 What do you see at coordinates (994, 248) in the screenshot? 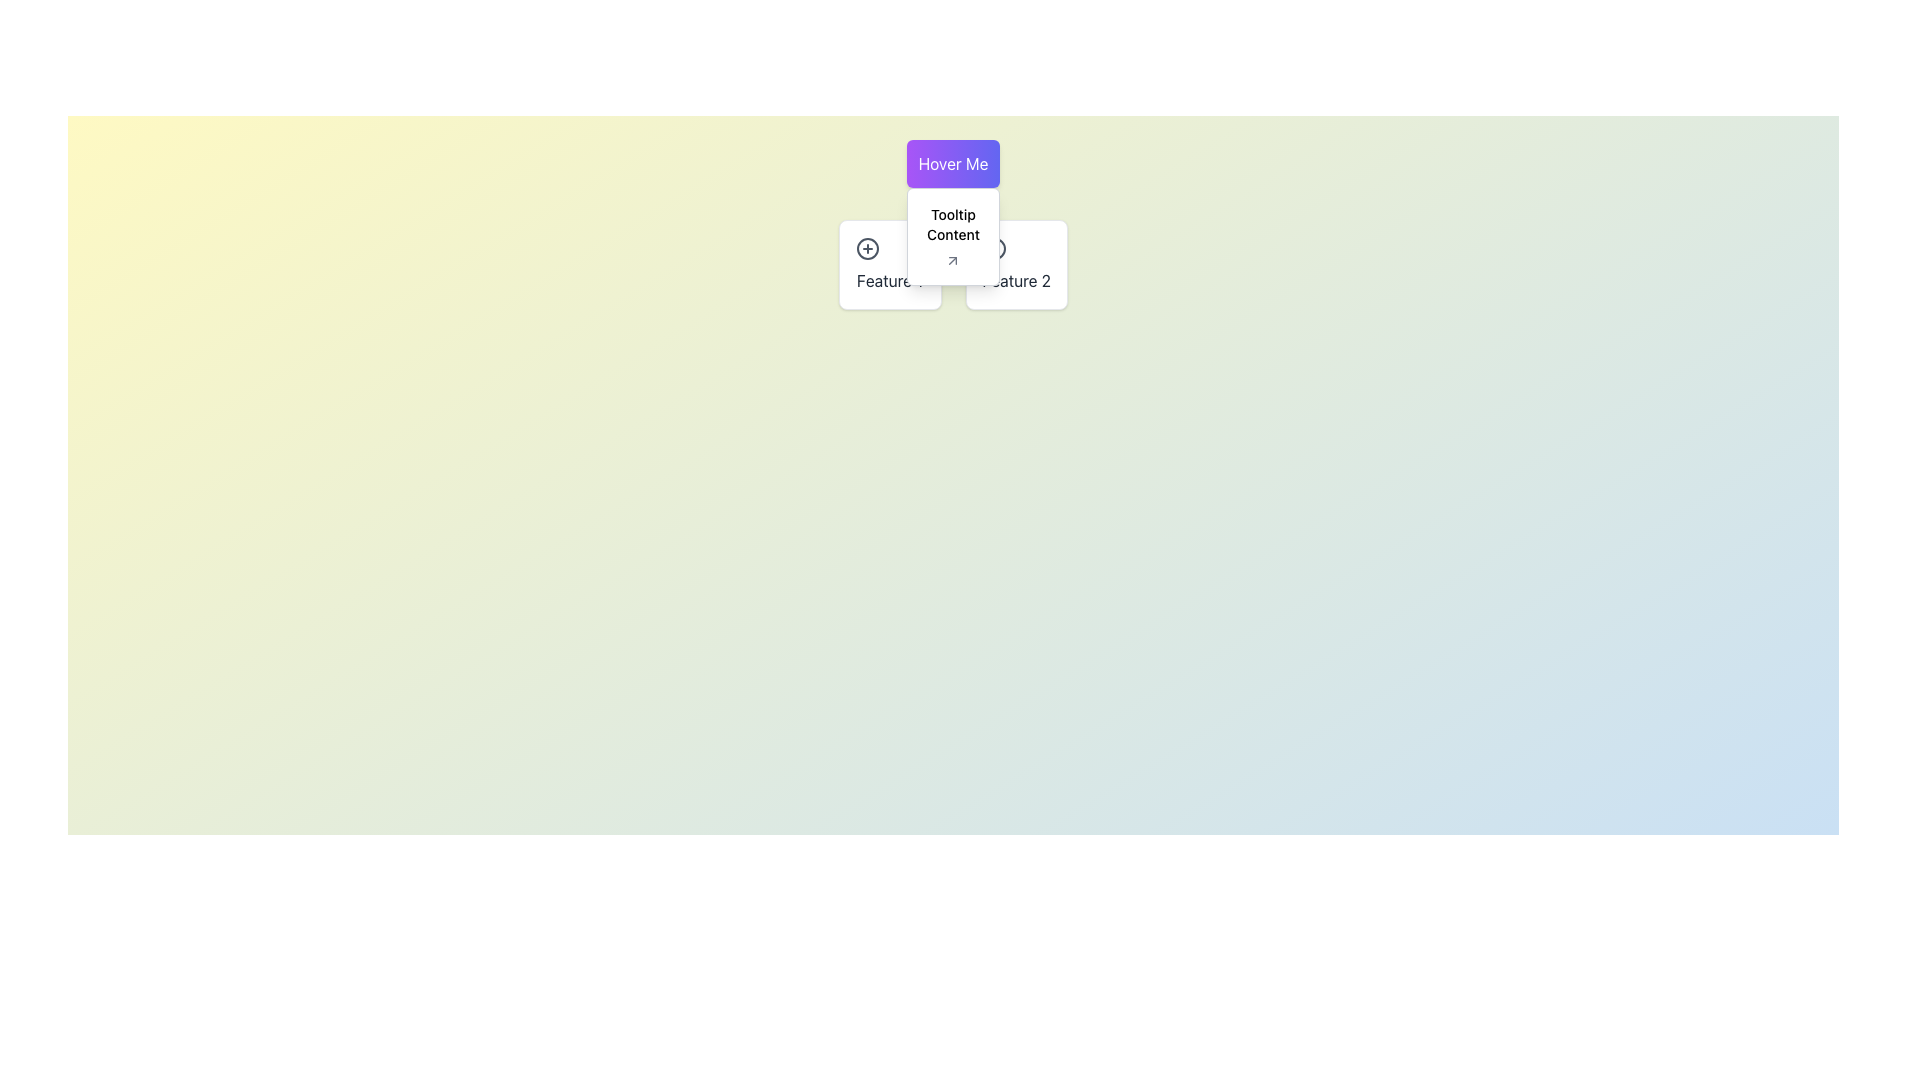
I see `the information icon located at the top-right edge of the 'Feature 2' card component` at bounding box center [994, 248].